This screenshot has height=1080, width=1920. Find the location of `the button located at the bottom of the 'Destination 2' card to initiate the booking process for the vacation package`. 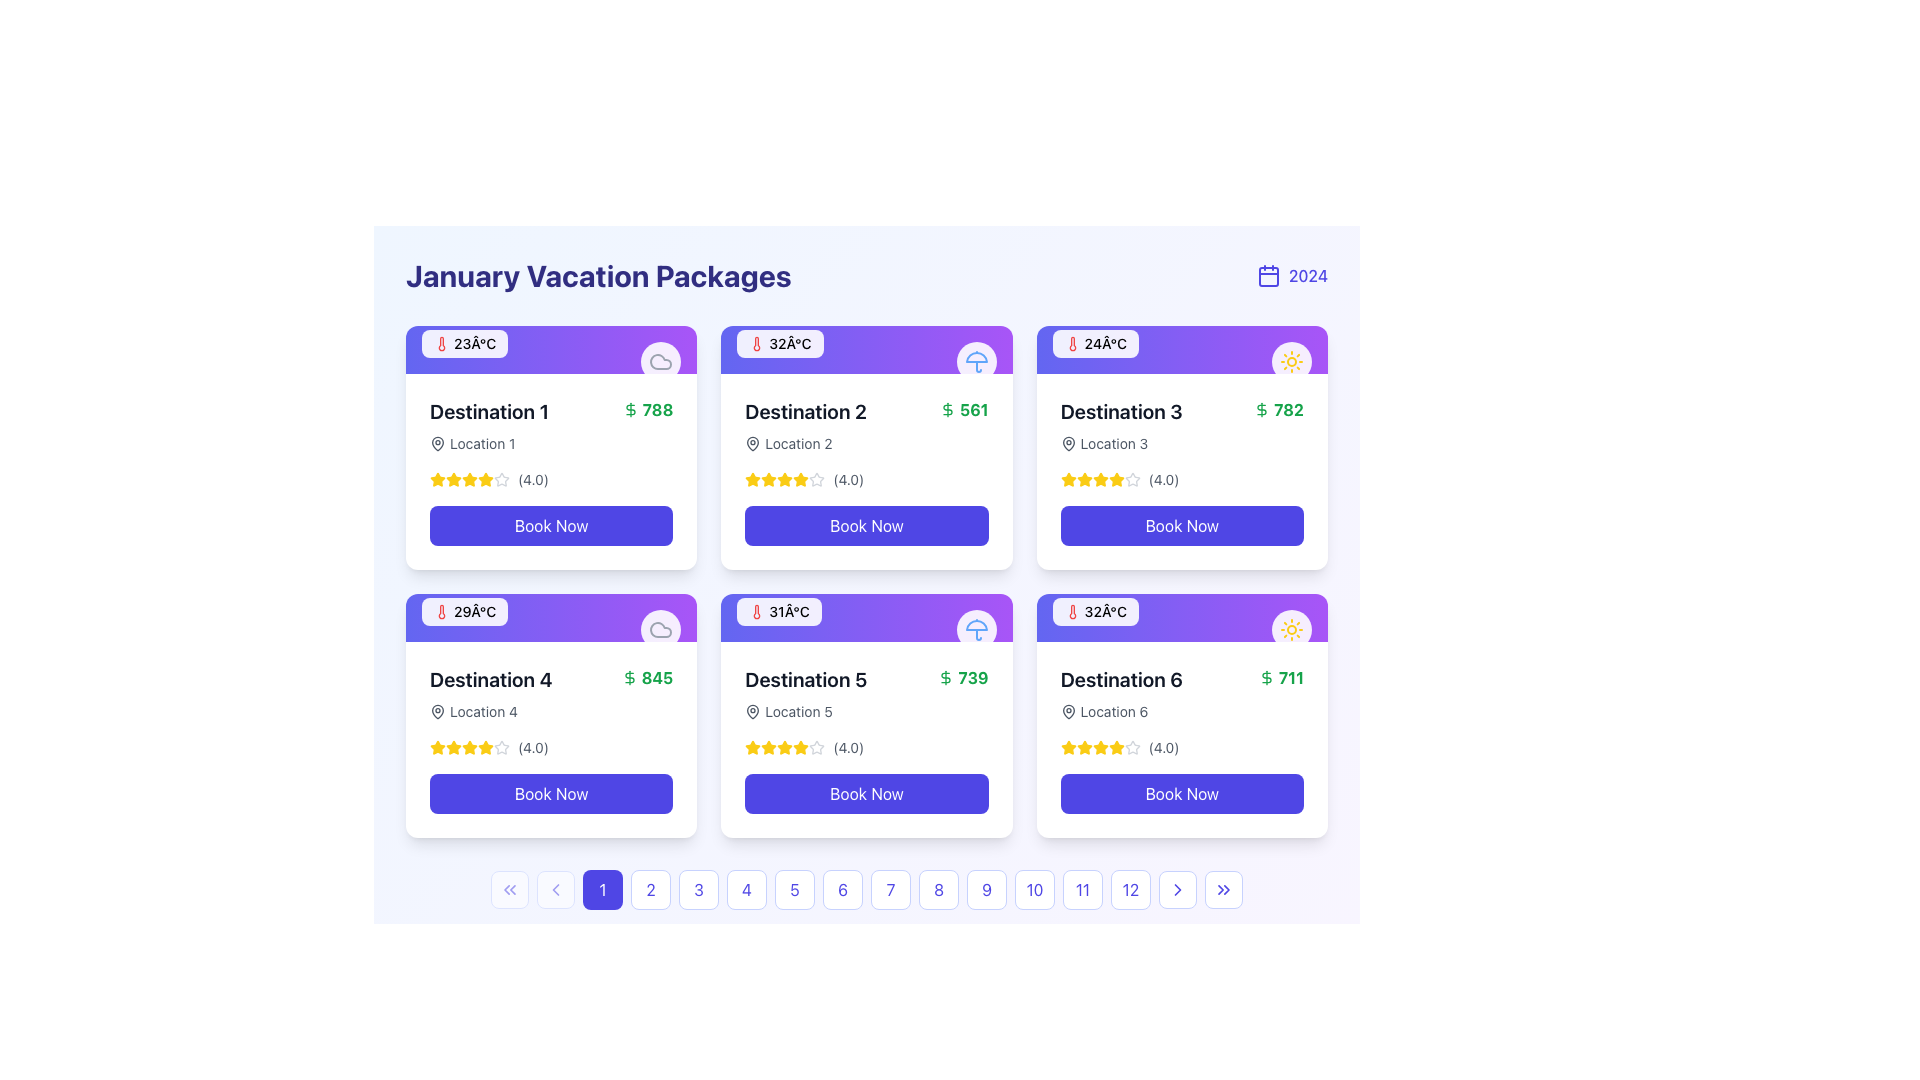

the button located at the bottom of the 'Destination 2' card to initiate the booking process for the vacation package is located at coordinates (867, 524).